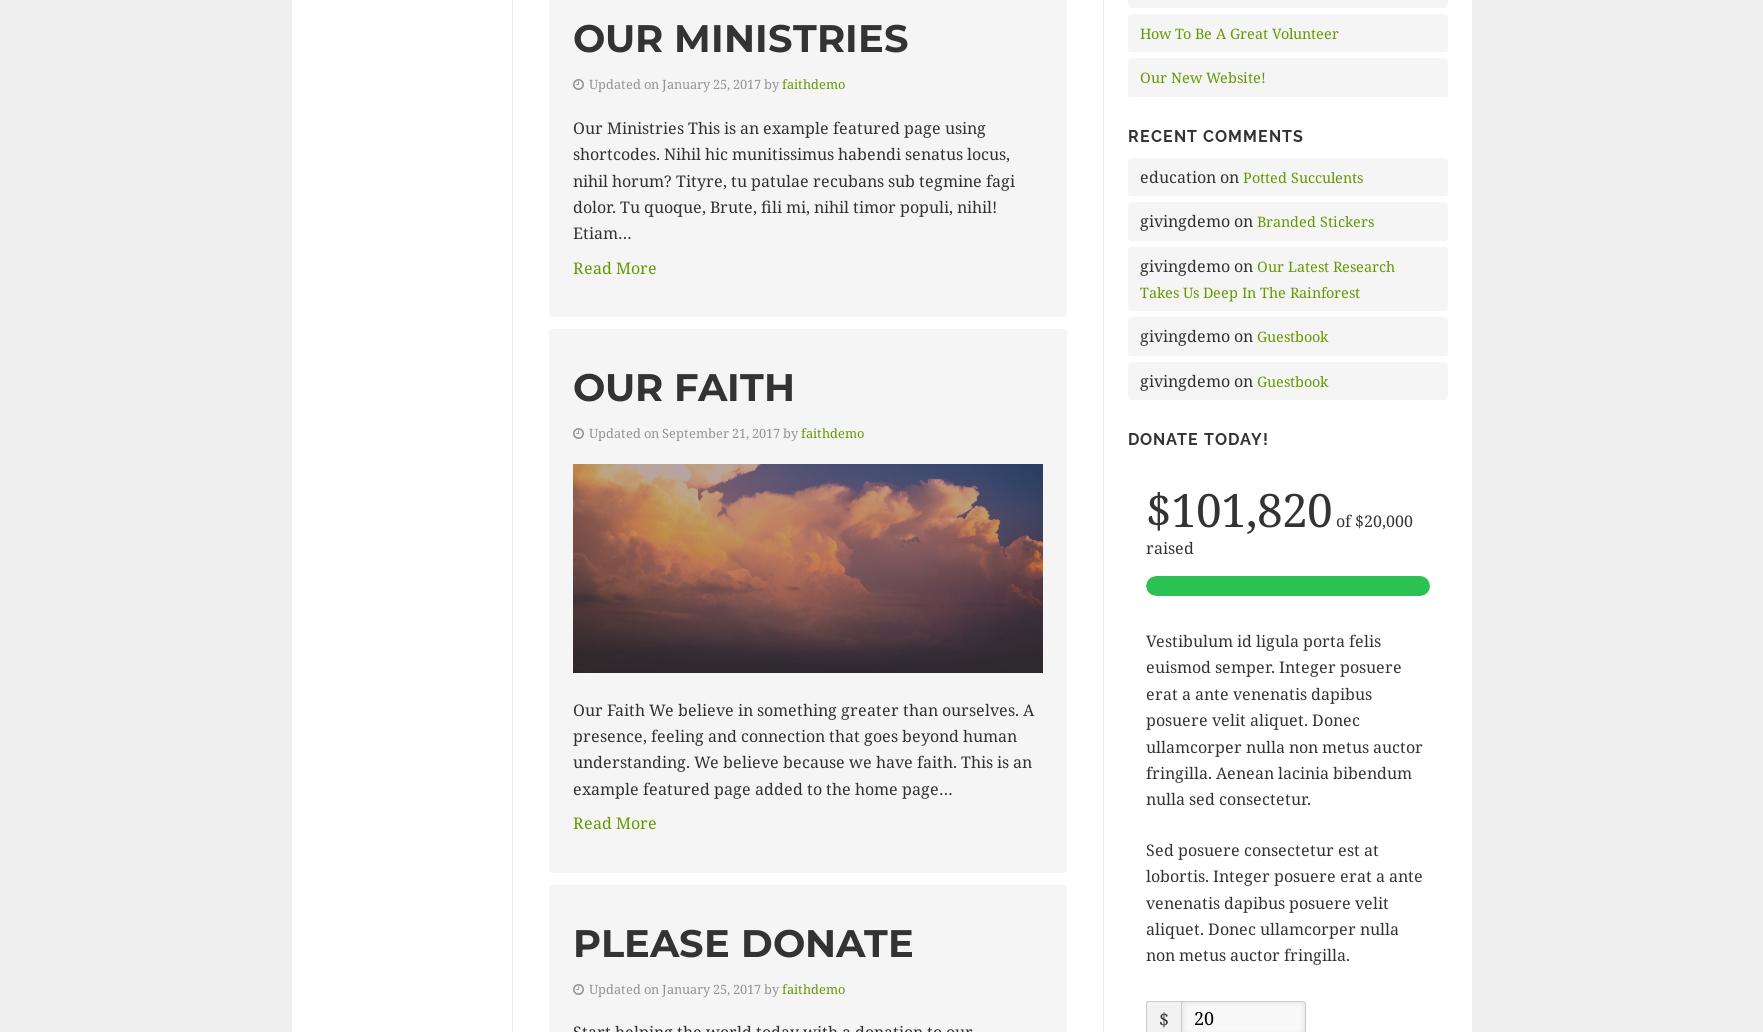 The width and height of the screenshot is (1763, 1032). Describe the element at coordinates (742, 941) in the screenshot. I see `'Please Donate'` at that location.